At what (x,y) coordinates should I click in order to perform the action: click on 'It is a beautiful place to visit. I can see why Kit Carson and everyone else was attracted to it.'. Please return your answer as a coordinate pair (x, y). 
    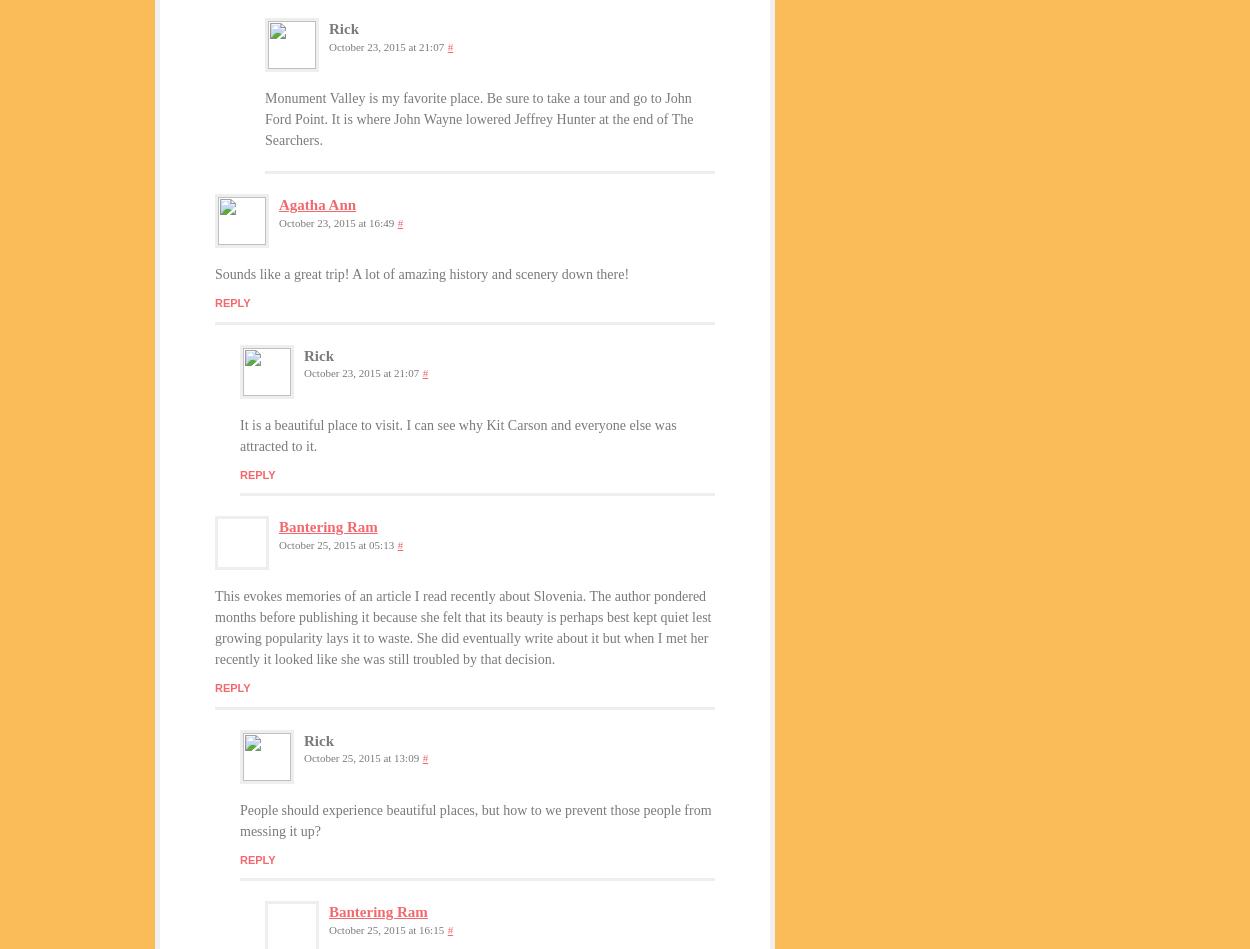
    Looking at the image, I should click on (457, 435).